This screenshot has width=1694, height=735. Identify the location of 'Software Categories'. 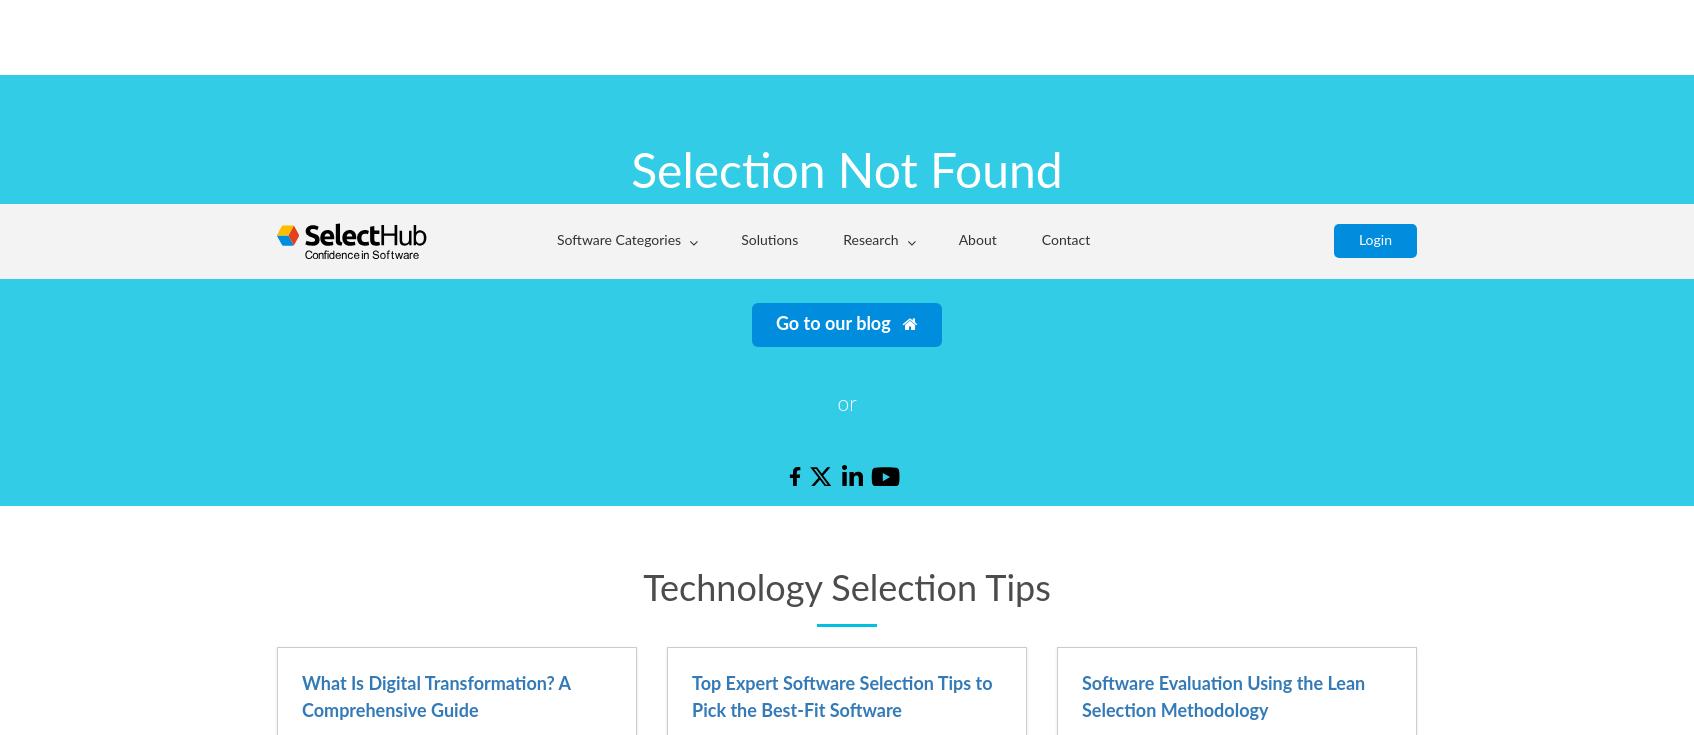
(617, 35).